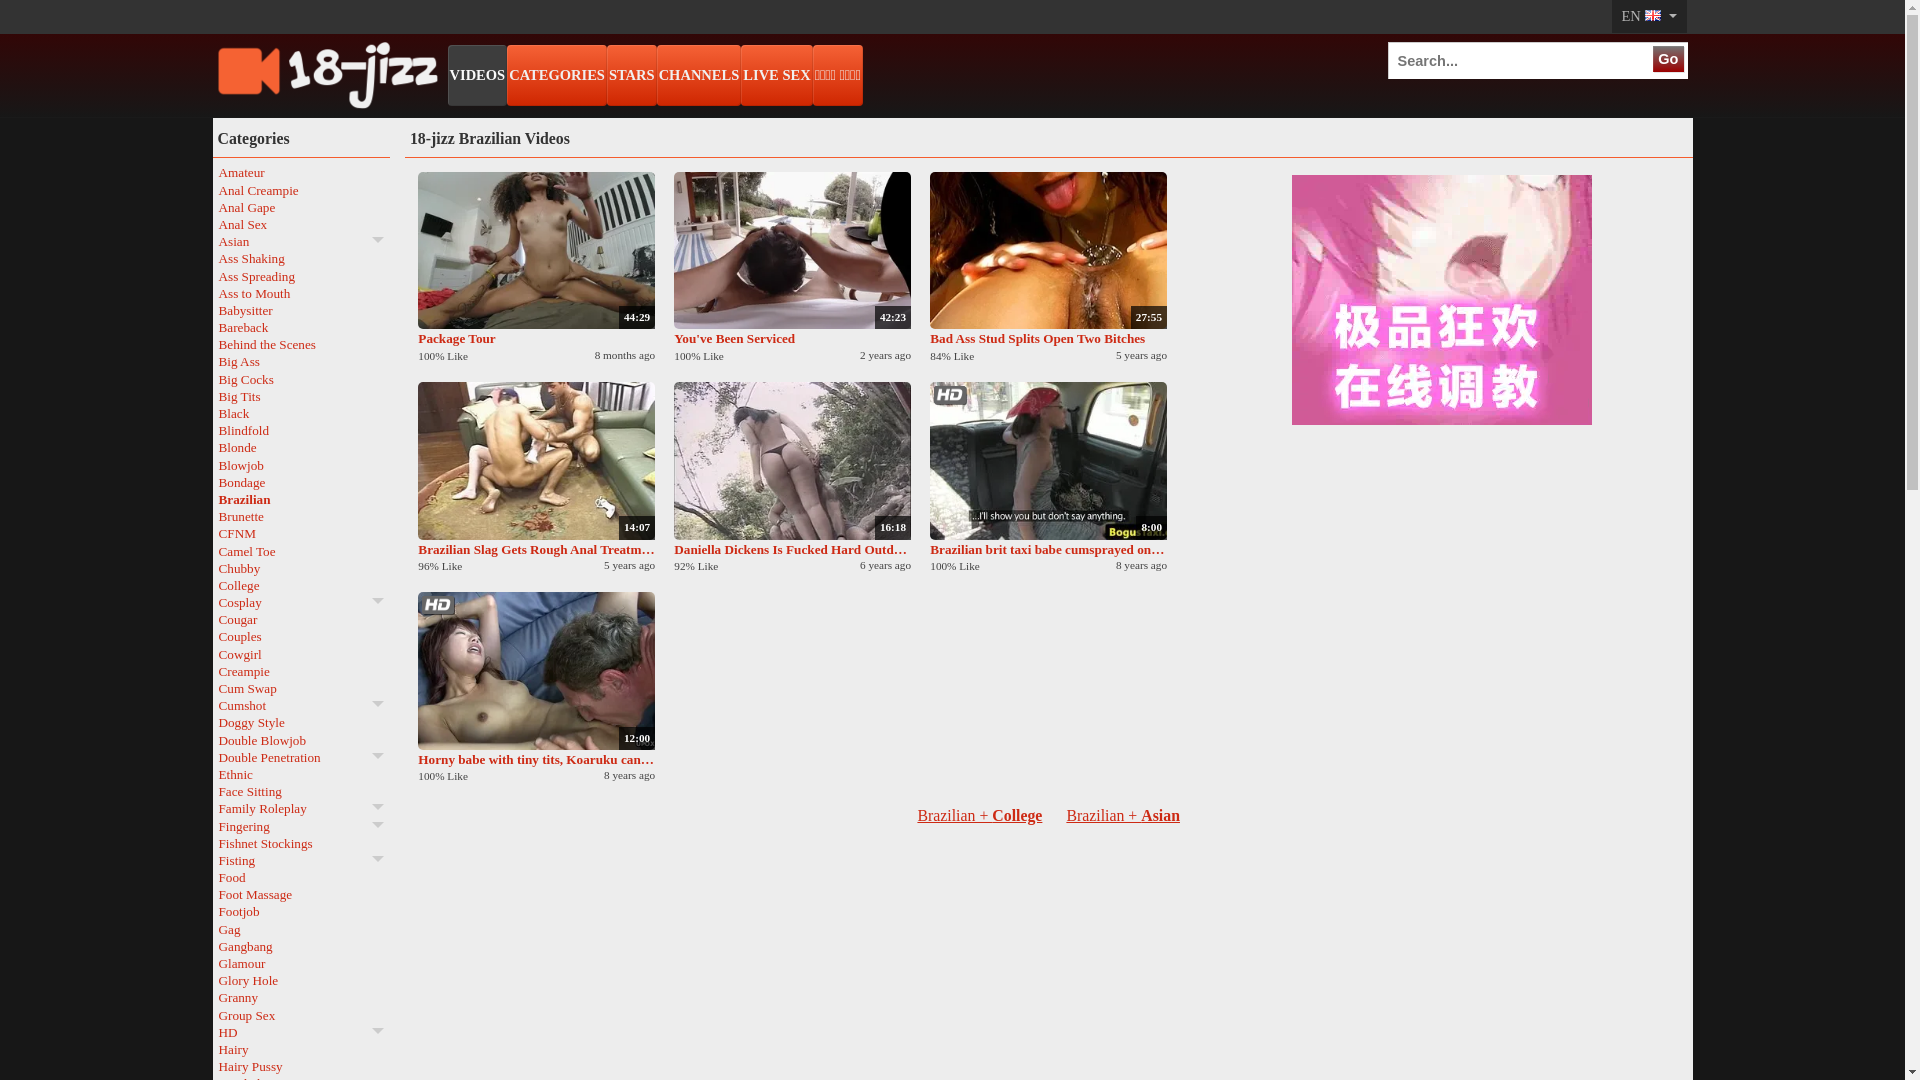  Describe the element at coordinates (979, 815) in the screenshot. I see `'Brazilian + College'` at that location.